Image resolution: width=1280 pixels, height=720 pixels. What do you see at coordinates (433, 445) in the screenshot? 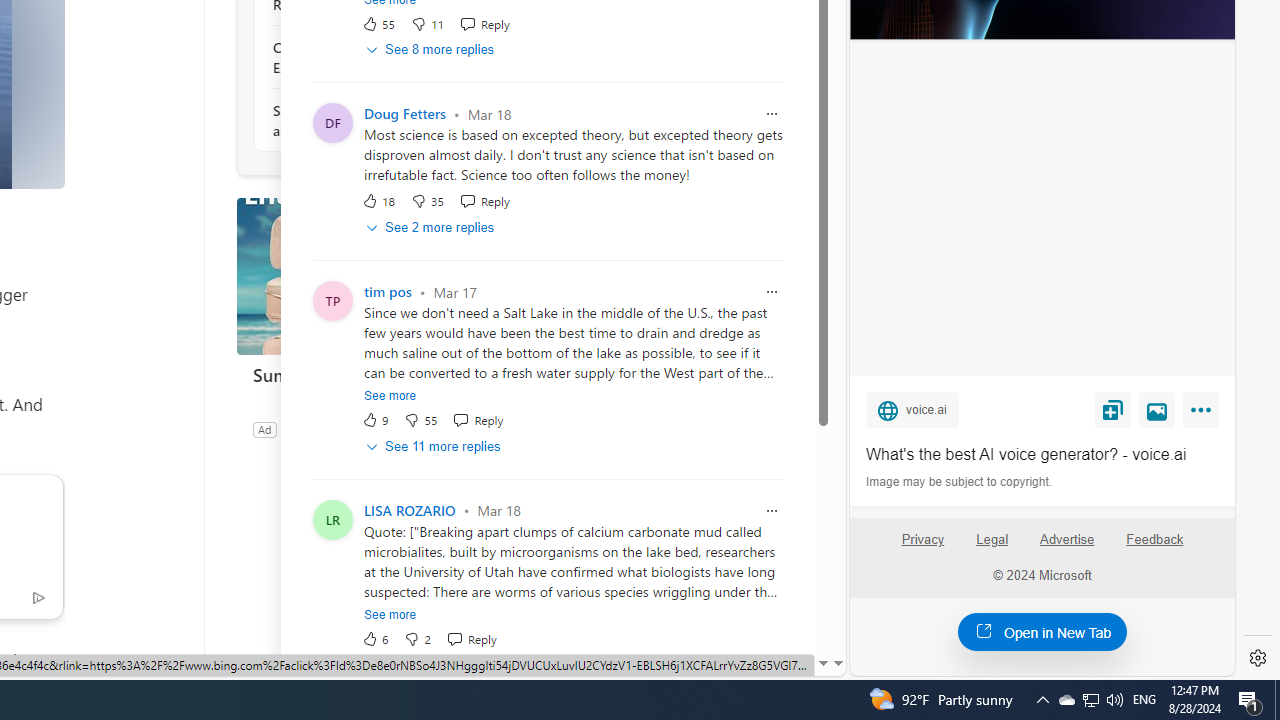
I see `'See 11 more replies'` at bounding box center [433, 445].